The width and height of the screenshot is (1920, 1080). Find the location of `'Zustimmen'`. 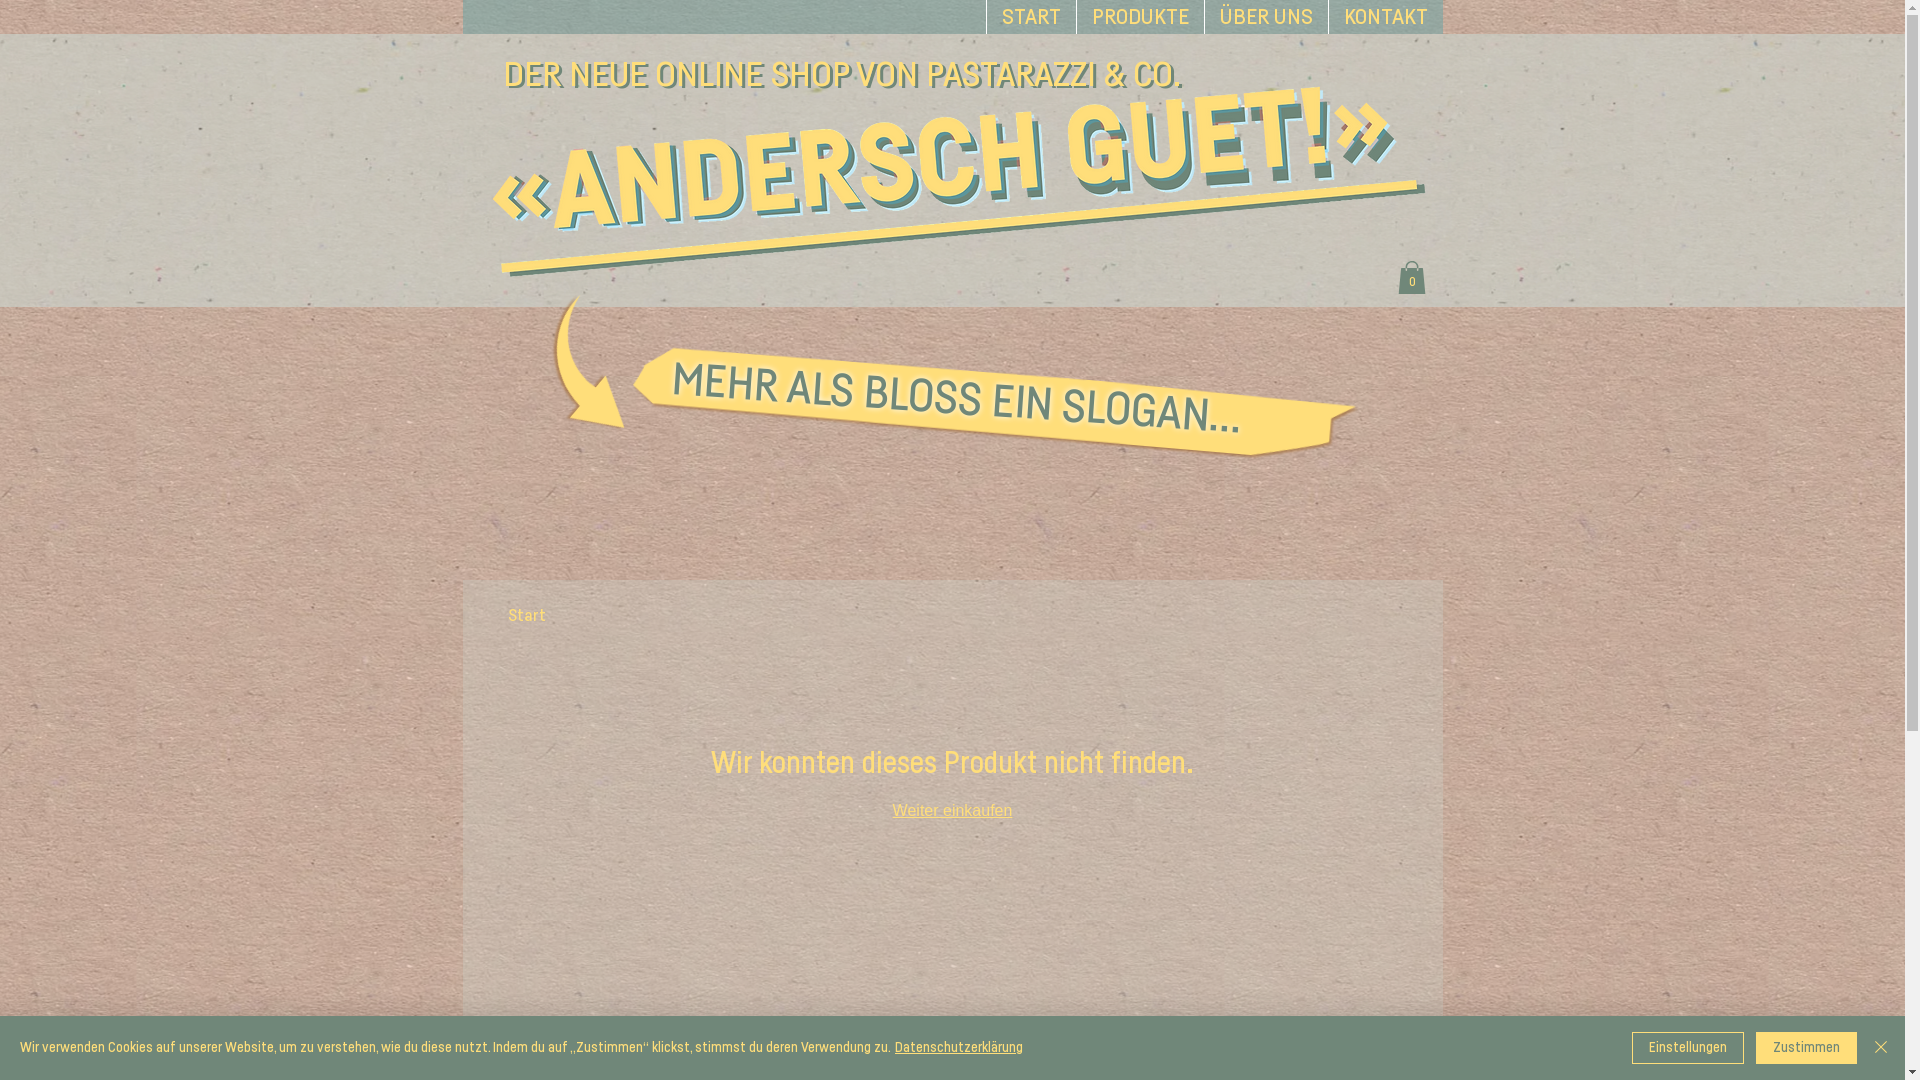

'Zustimmen' is located at coordinates (1806, 1047).